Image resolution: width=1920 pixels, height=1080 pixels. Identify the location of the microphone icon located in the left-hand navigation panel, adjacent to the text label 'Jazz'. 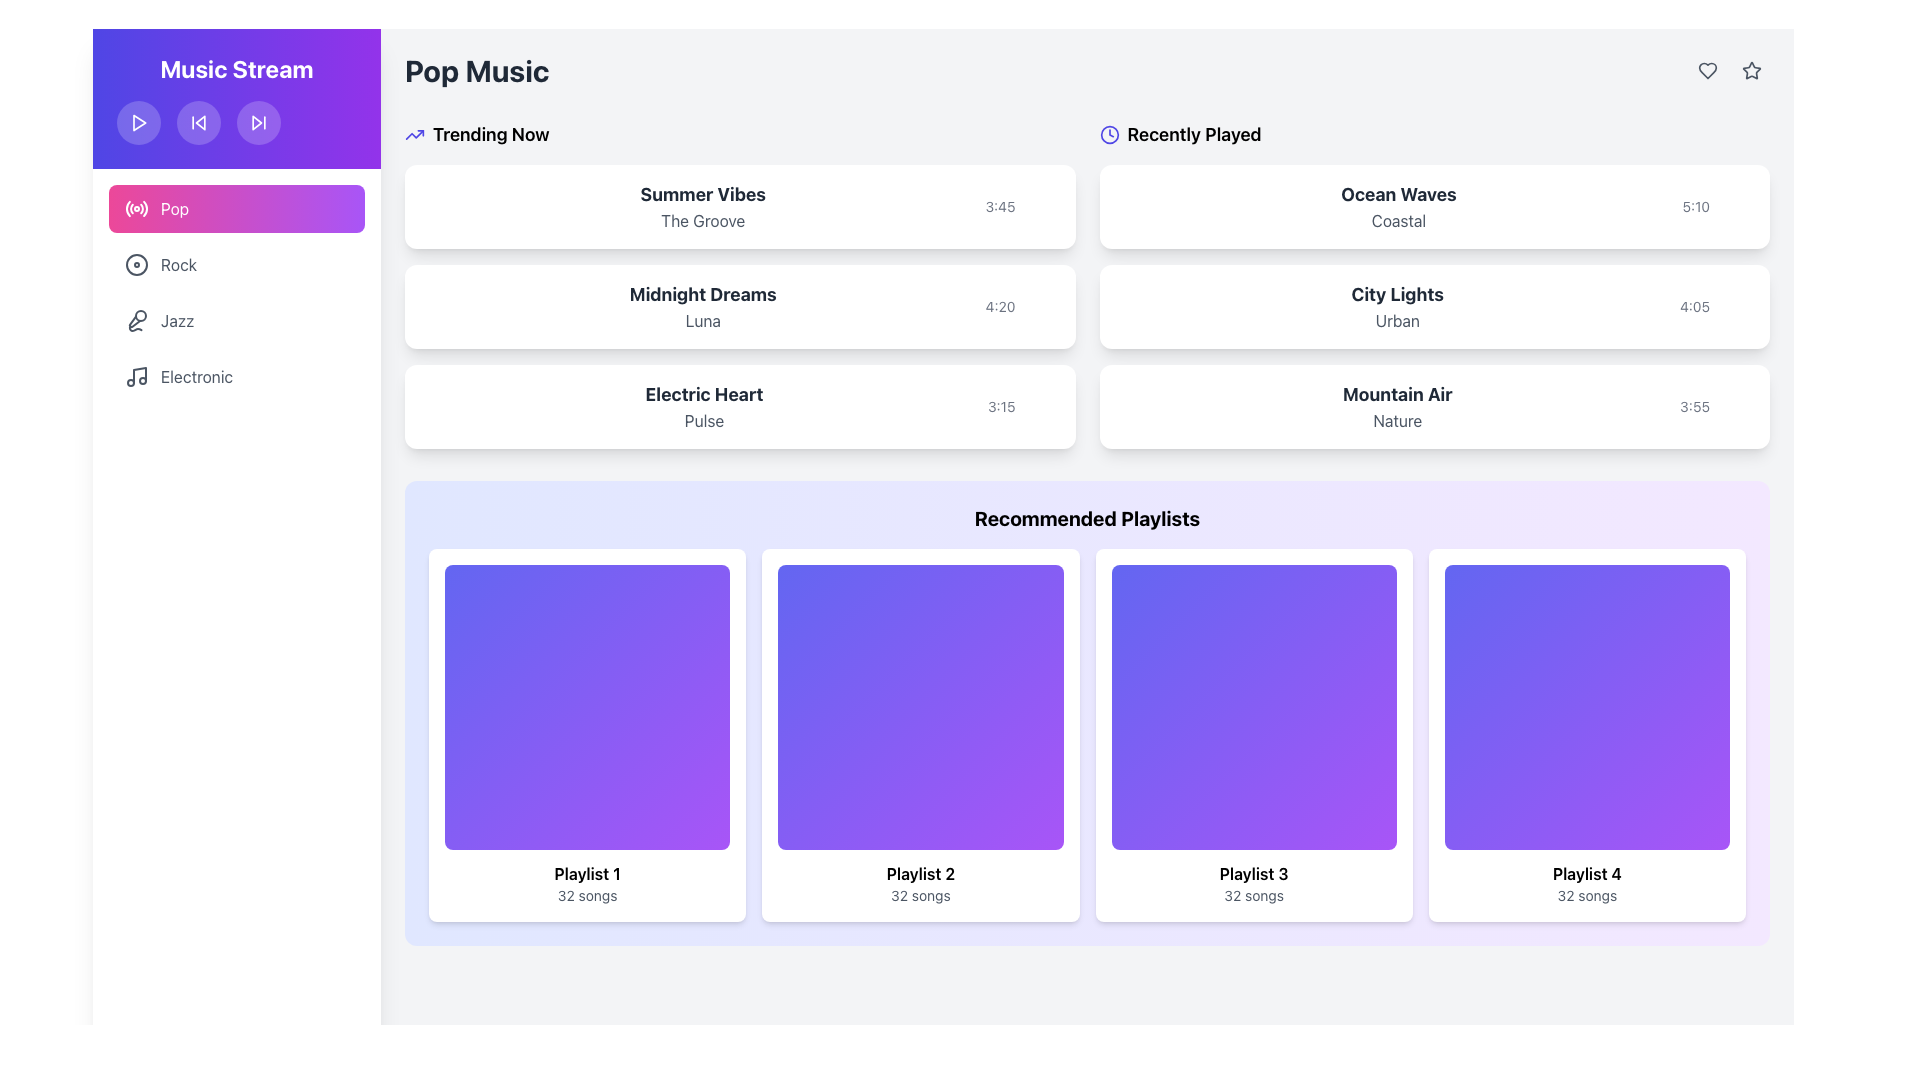
(136, 319).